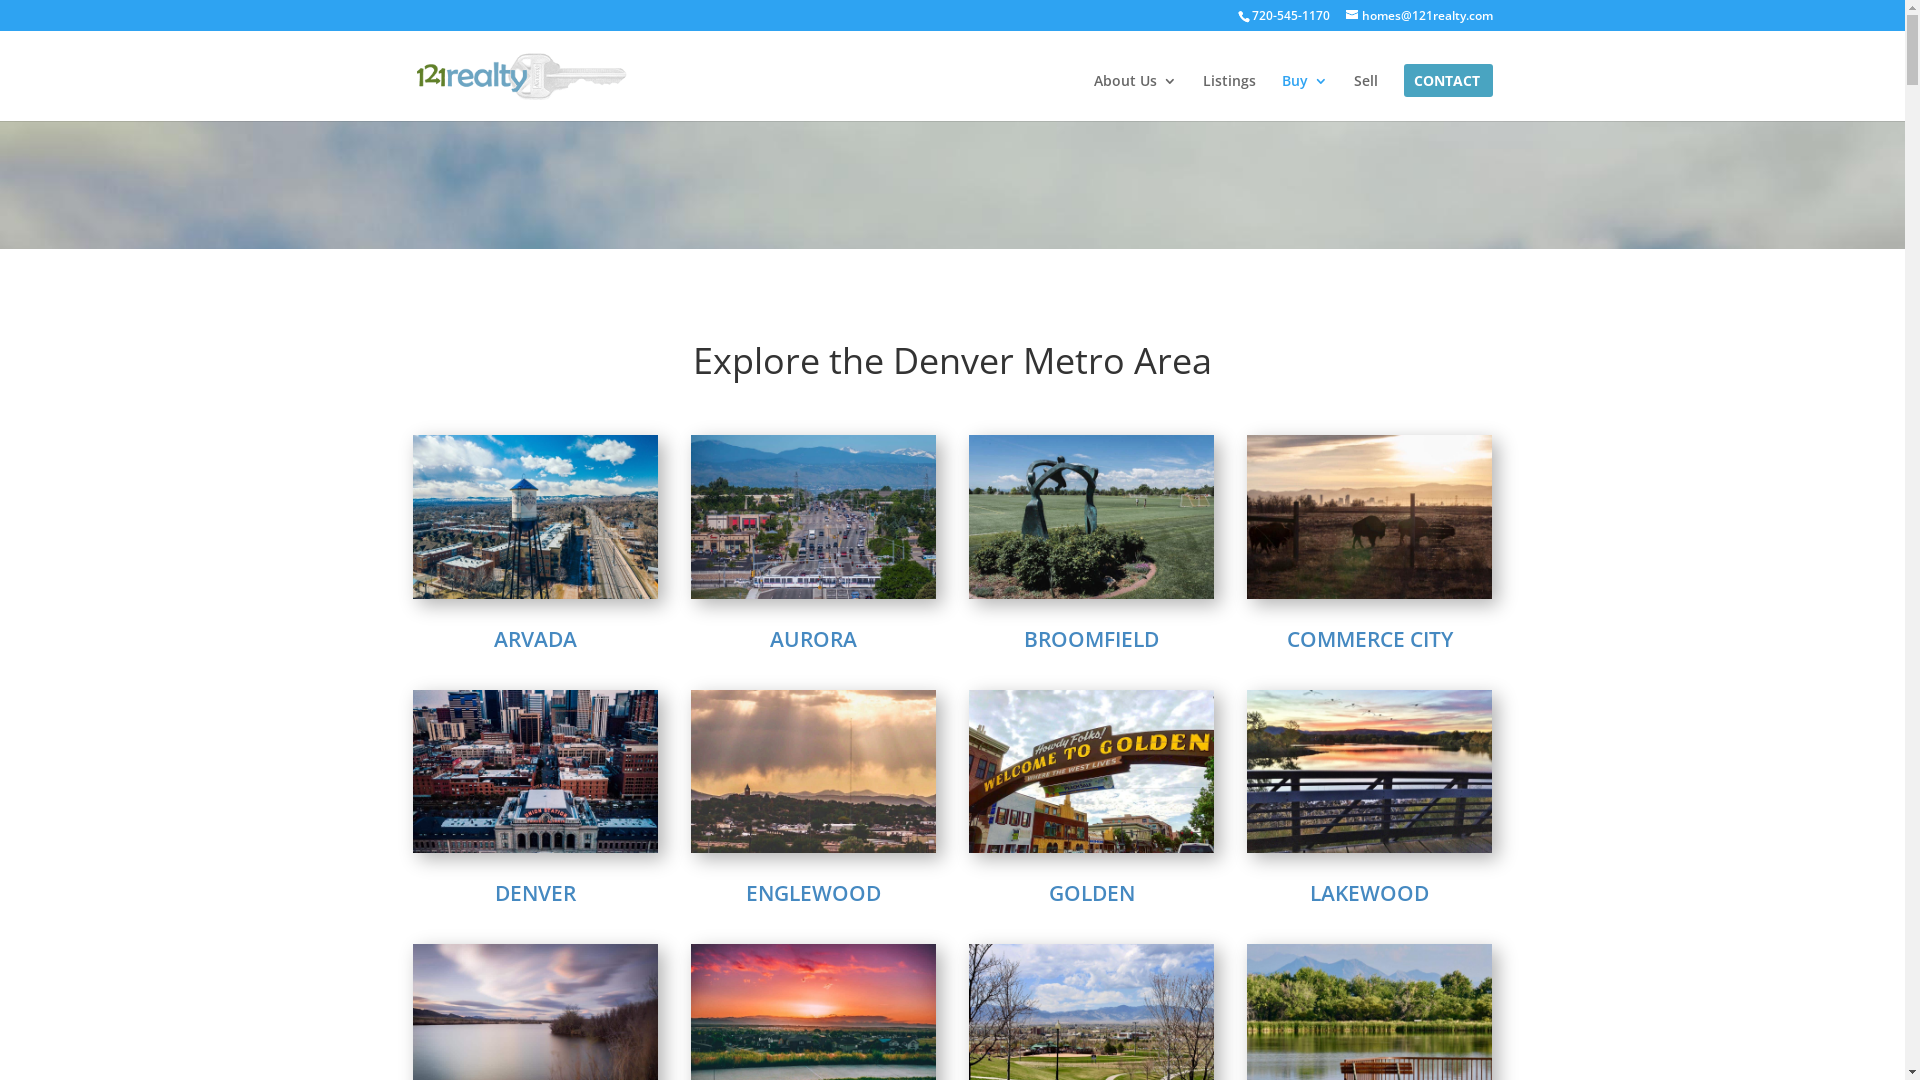 The width and height of the screenshot is (1920, 1080). I want to click on 'ENGLEWOOD', so click(813, 892).